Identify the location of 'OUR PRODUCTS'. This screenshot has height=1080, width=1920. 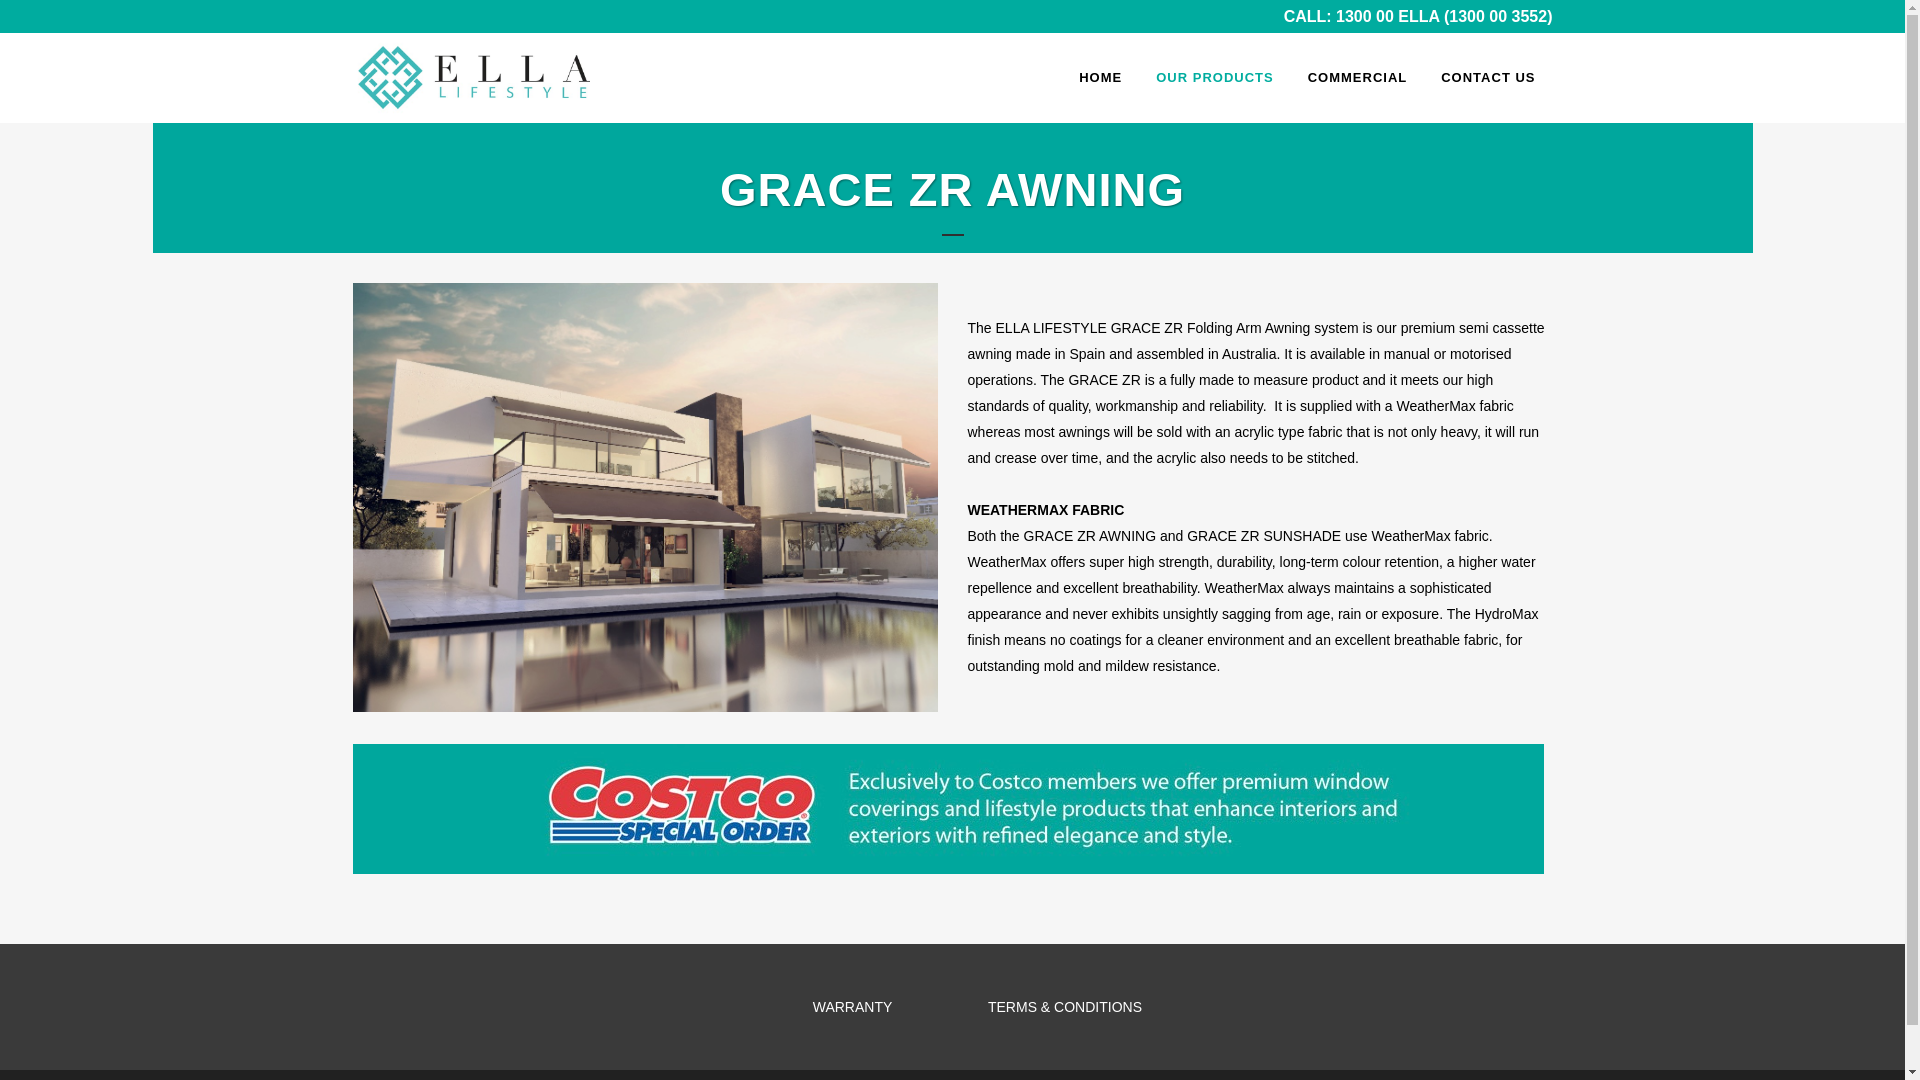
(1213, 76).